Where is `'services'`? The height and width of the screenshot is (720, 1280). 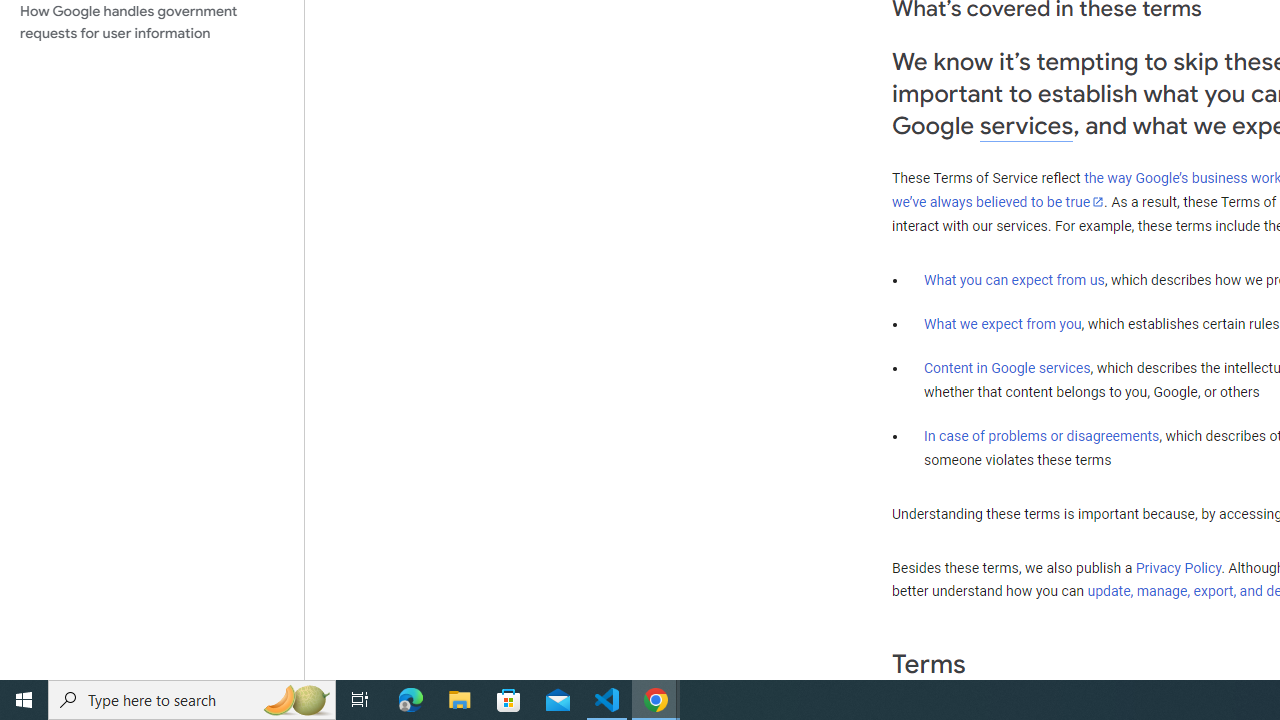 'services' is located at coordinates (1026, 125).